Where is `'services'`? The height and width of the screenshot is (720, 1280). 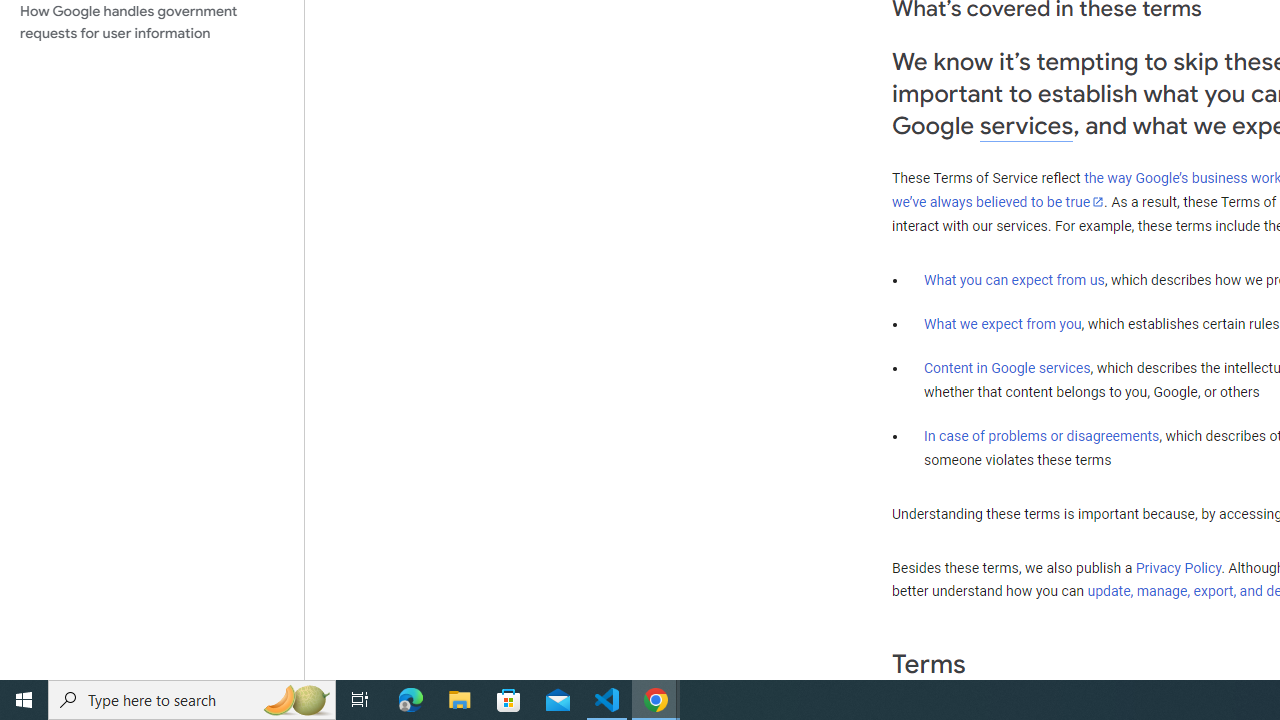 'services' is located at coordinates (1026, 125).